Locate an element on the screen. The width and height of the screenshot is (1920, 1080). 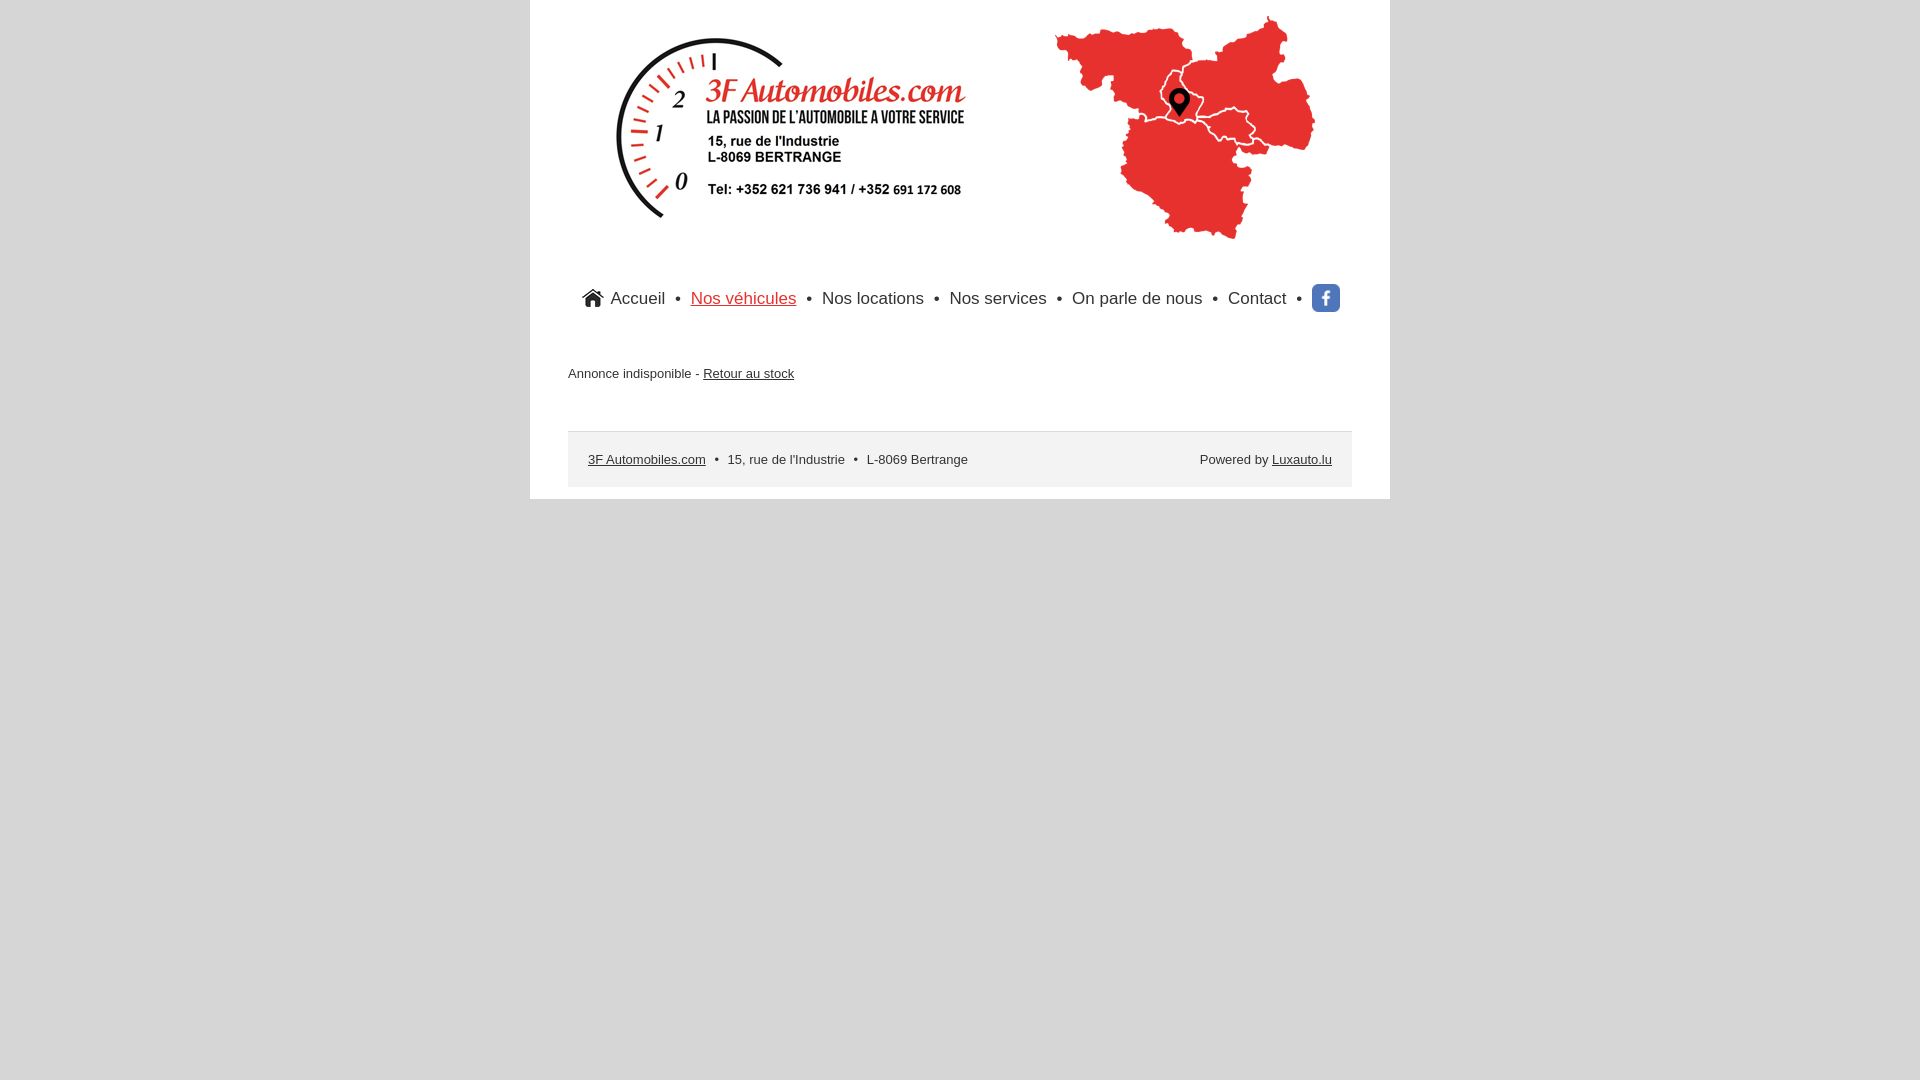
'Accueil' is located at coordinates (636, 298).